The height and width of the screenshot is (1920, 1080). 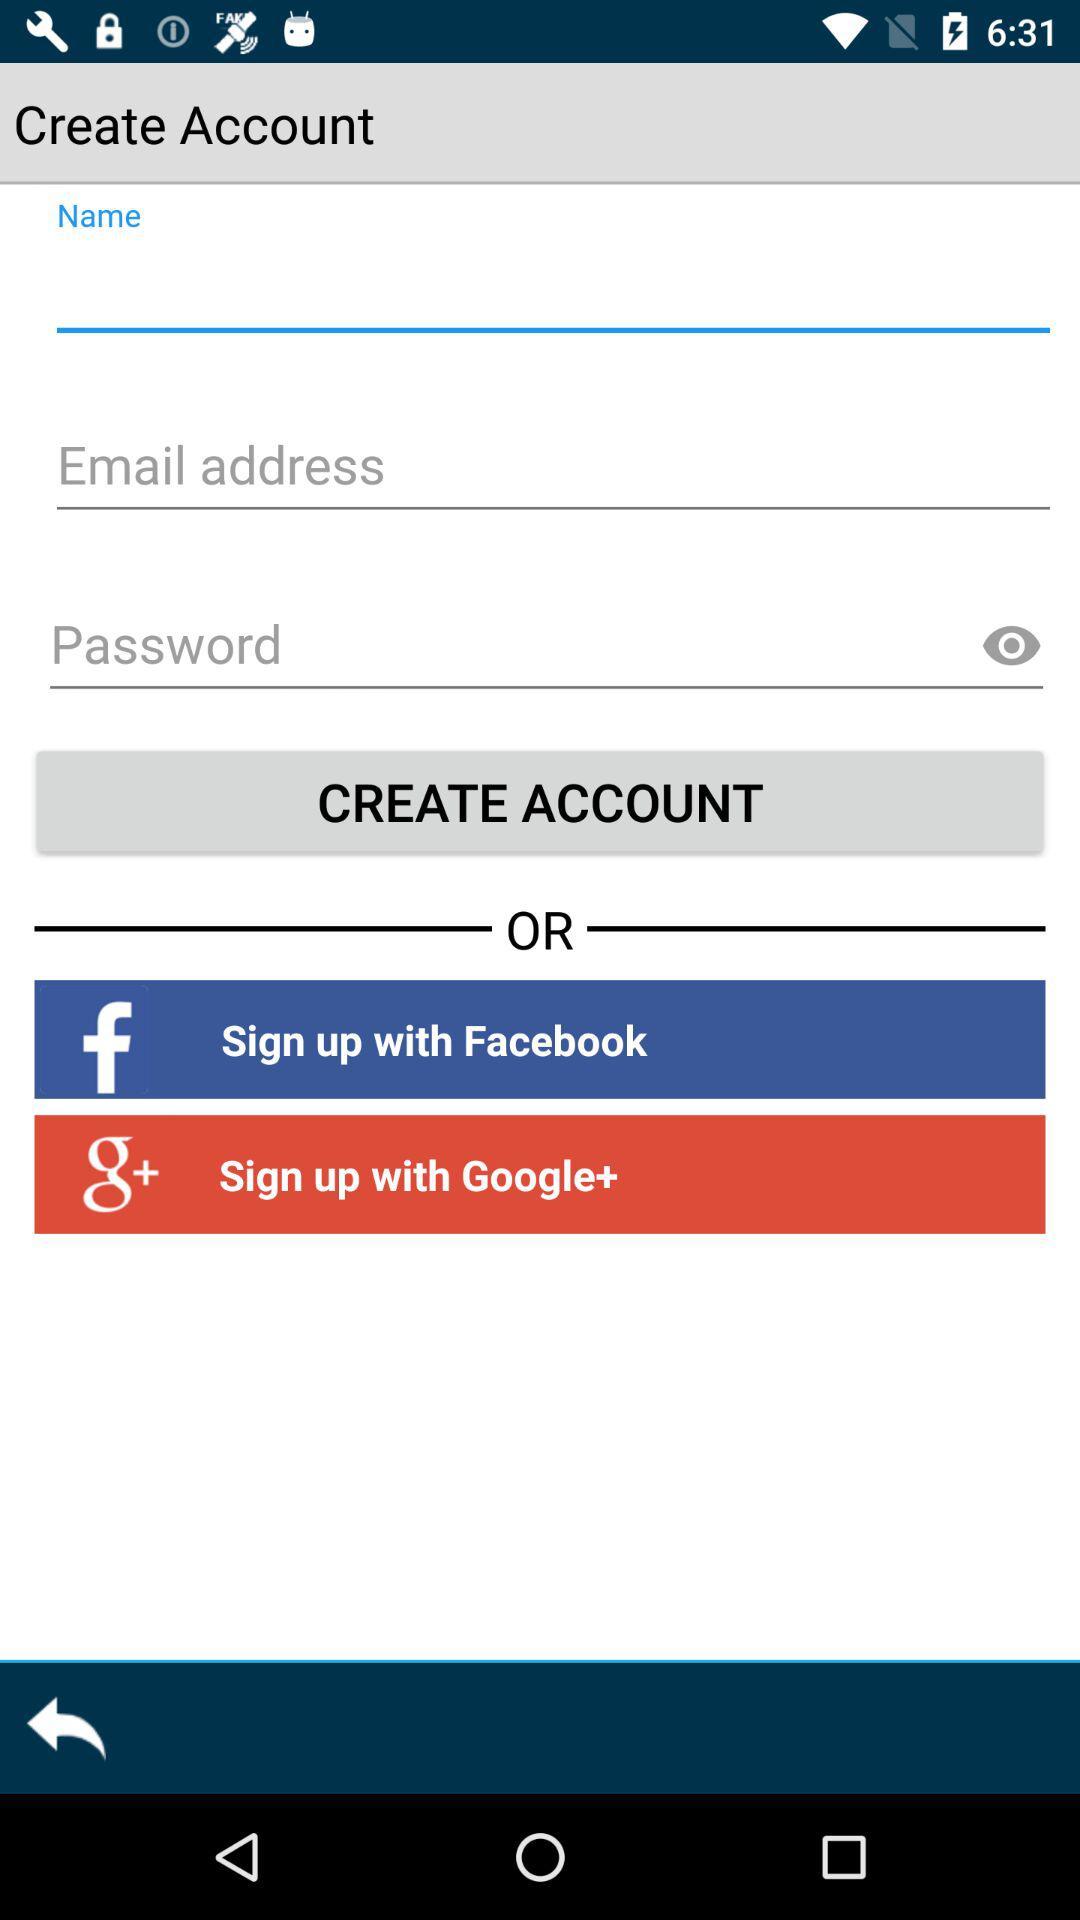 What do you see at coordinates (550, 287) in the screenshot?
I see `name for account creation` at bounding box center [550, 287].